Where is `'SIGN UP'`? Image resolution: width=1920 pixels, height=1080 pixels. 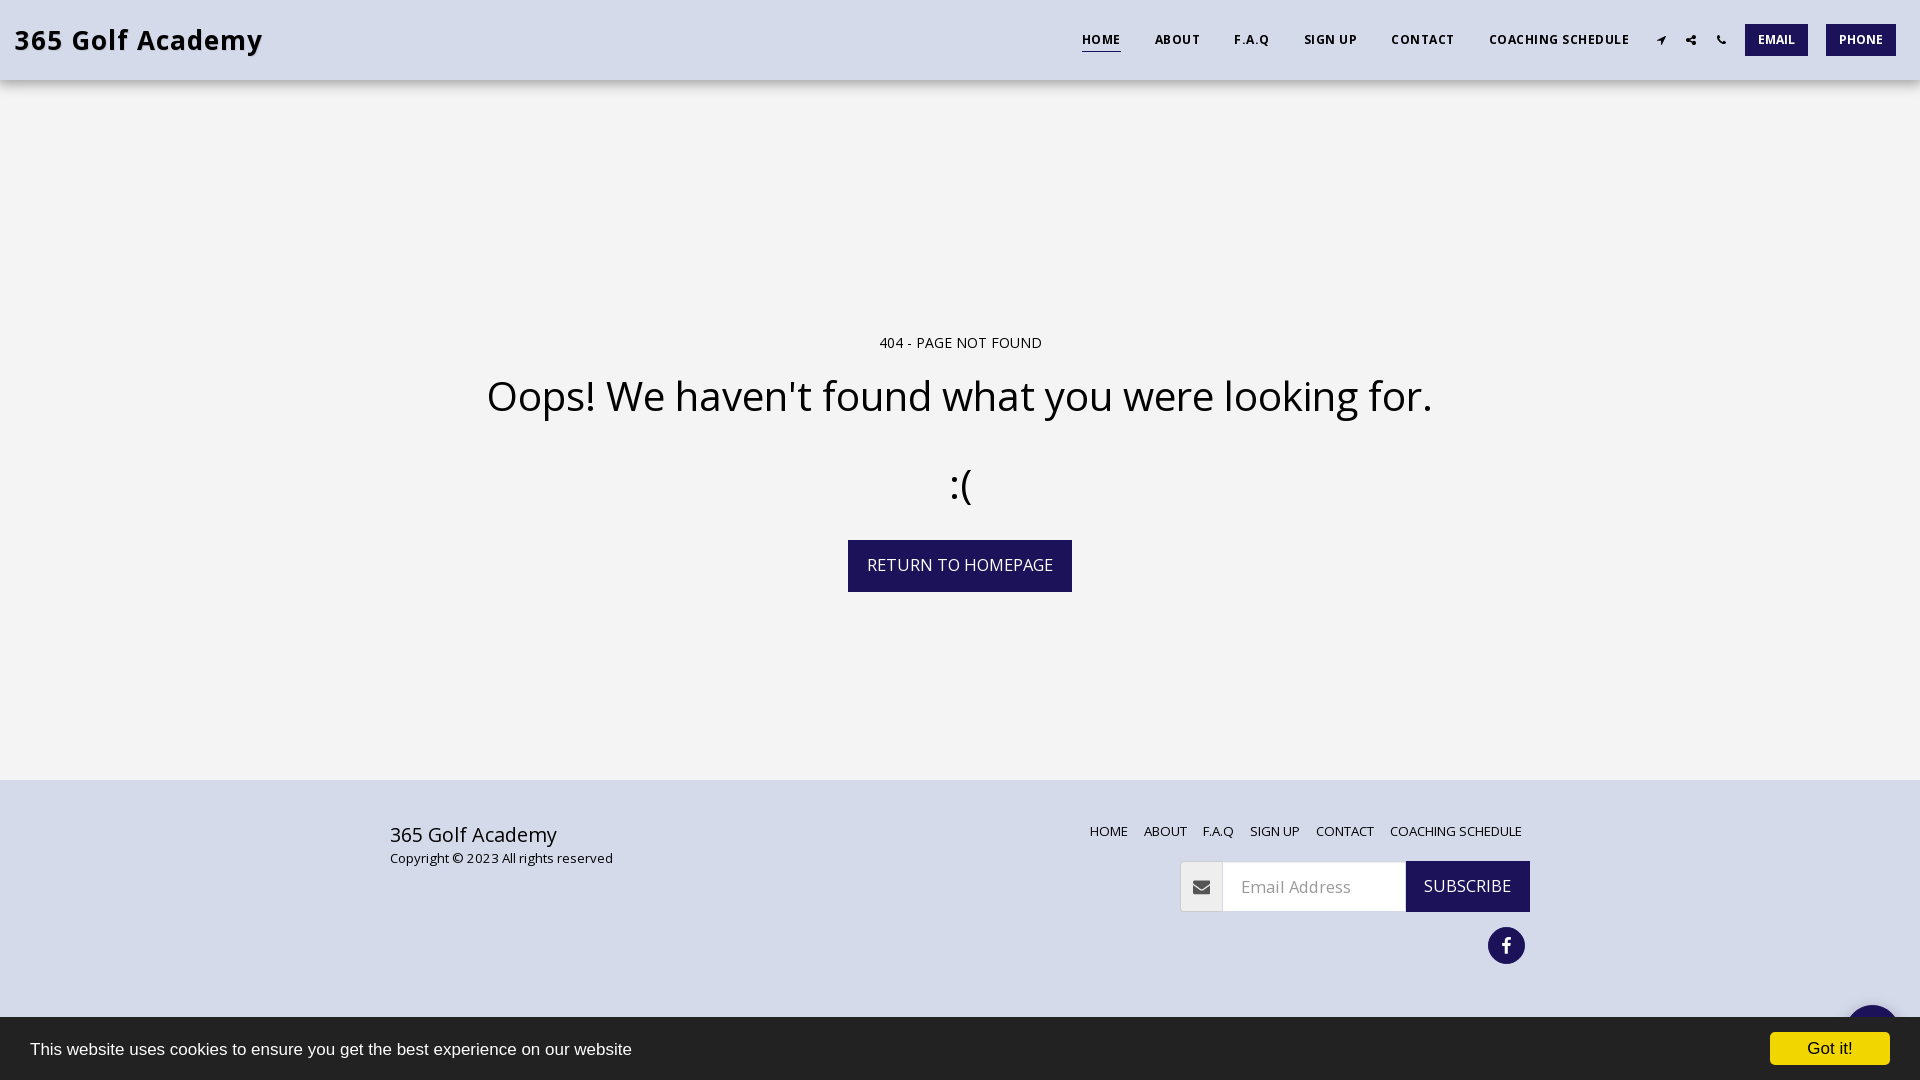
'SIGN UP' is located at coordinates (1330, 38).